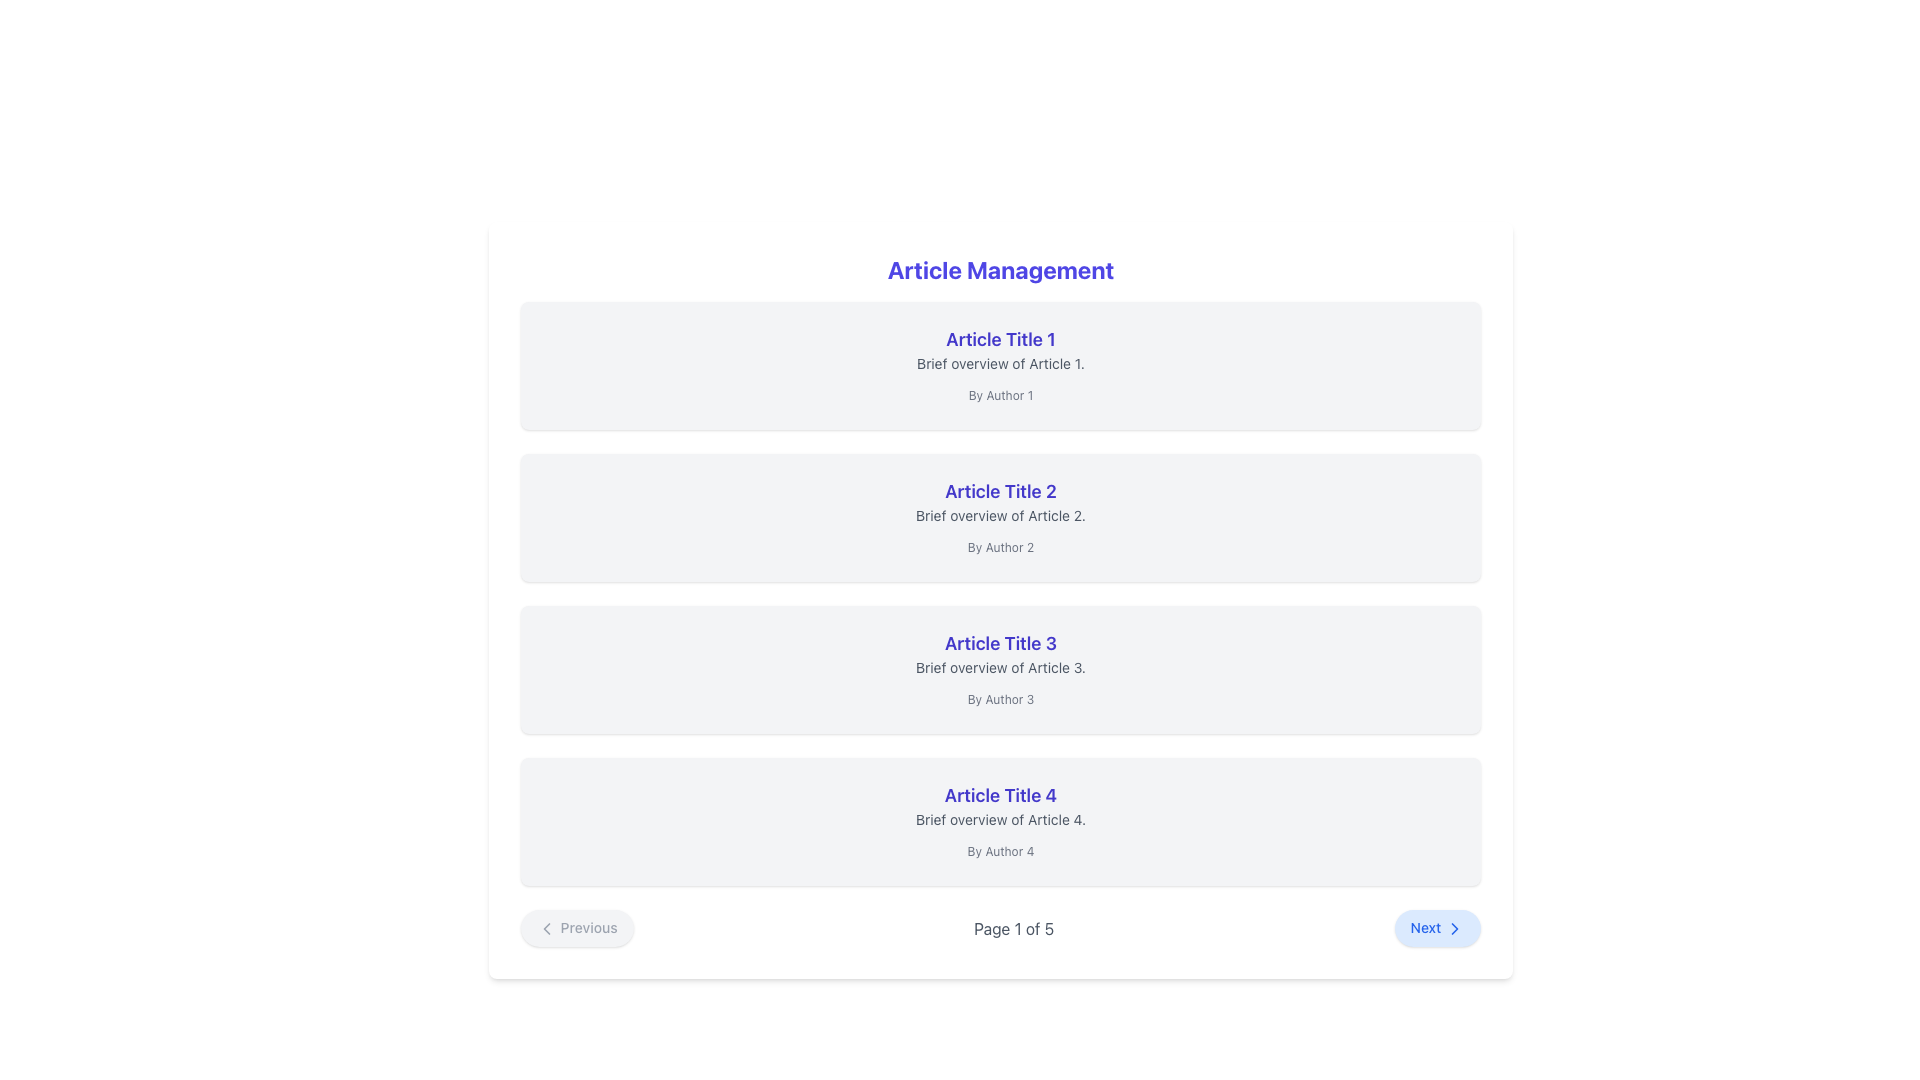 The image size is (1920, 1080). Describe the element at coordinates (1001, 794) in the screenshot. I see `the text label styled as the title of a content card that reads 'Article Title 4', which is prominently displayed in indigo color` at that location.